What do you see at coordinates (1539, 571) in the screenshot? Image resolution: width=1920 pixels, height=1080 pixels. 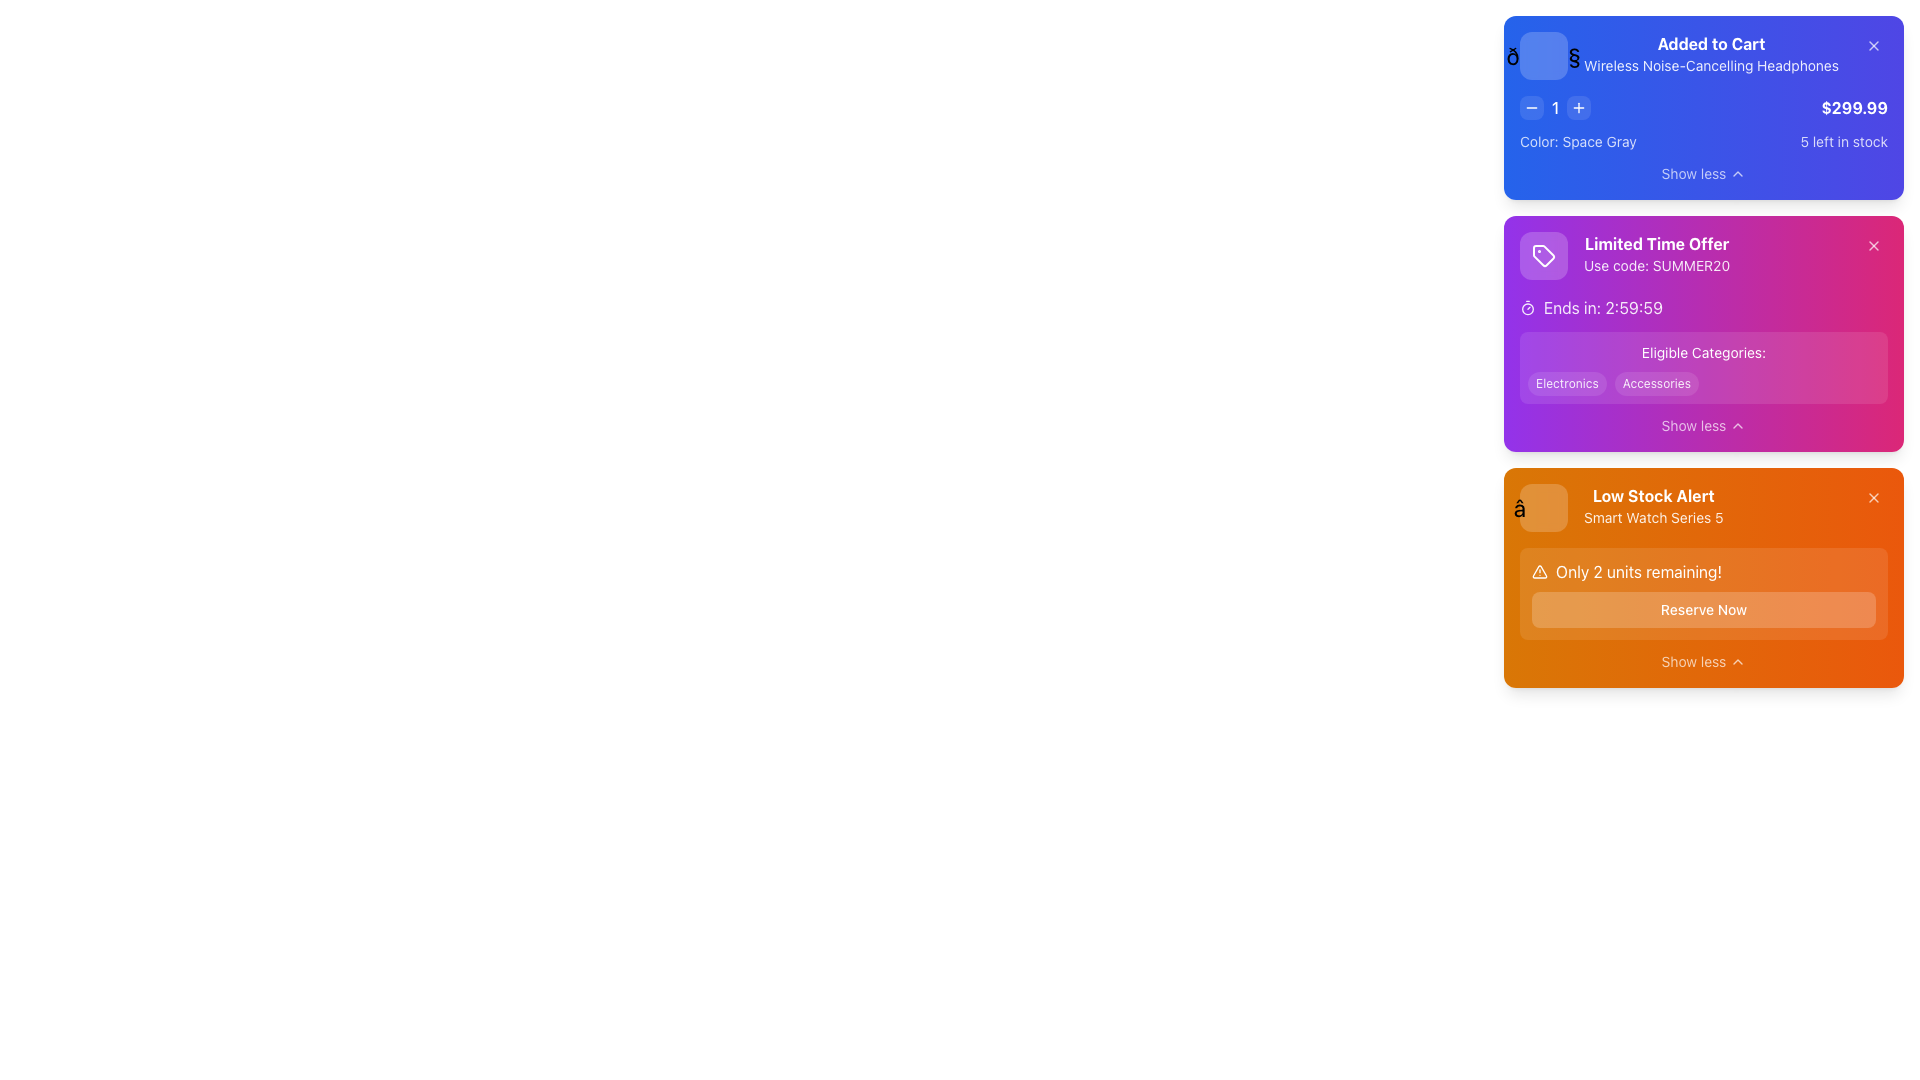 I see `the orange triangular warning icon located within the 'Low Stock Alert' notification card, positioned to the left of the text 'Only 2 units remaining!'` at bounding box center [1539, 571].